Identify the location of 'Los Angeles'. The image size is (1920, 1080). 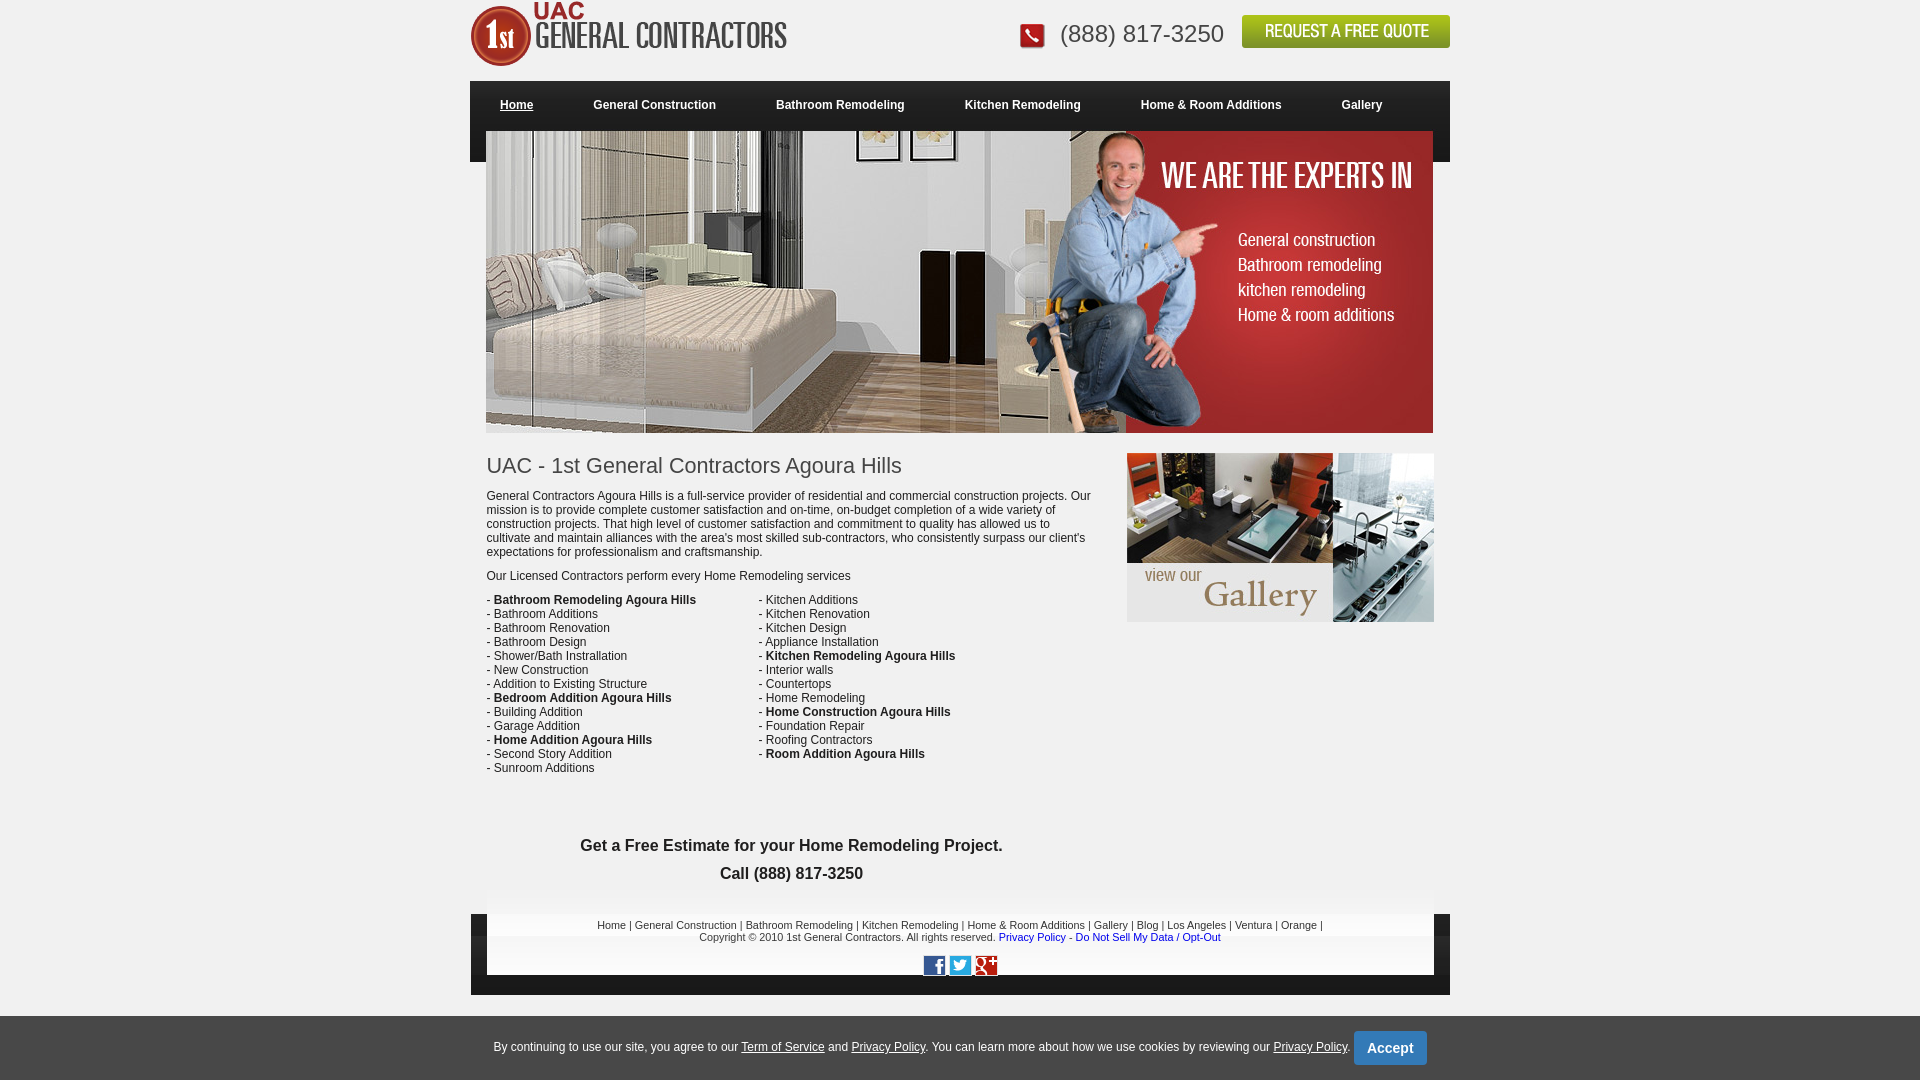
(1196, 925).